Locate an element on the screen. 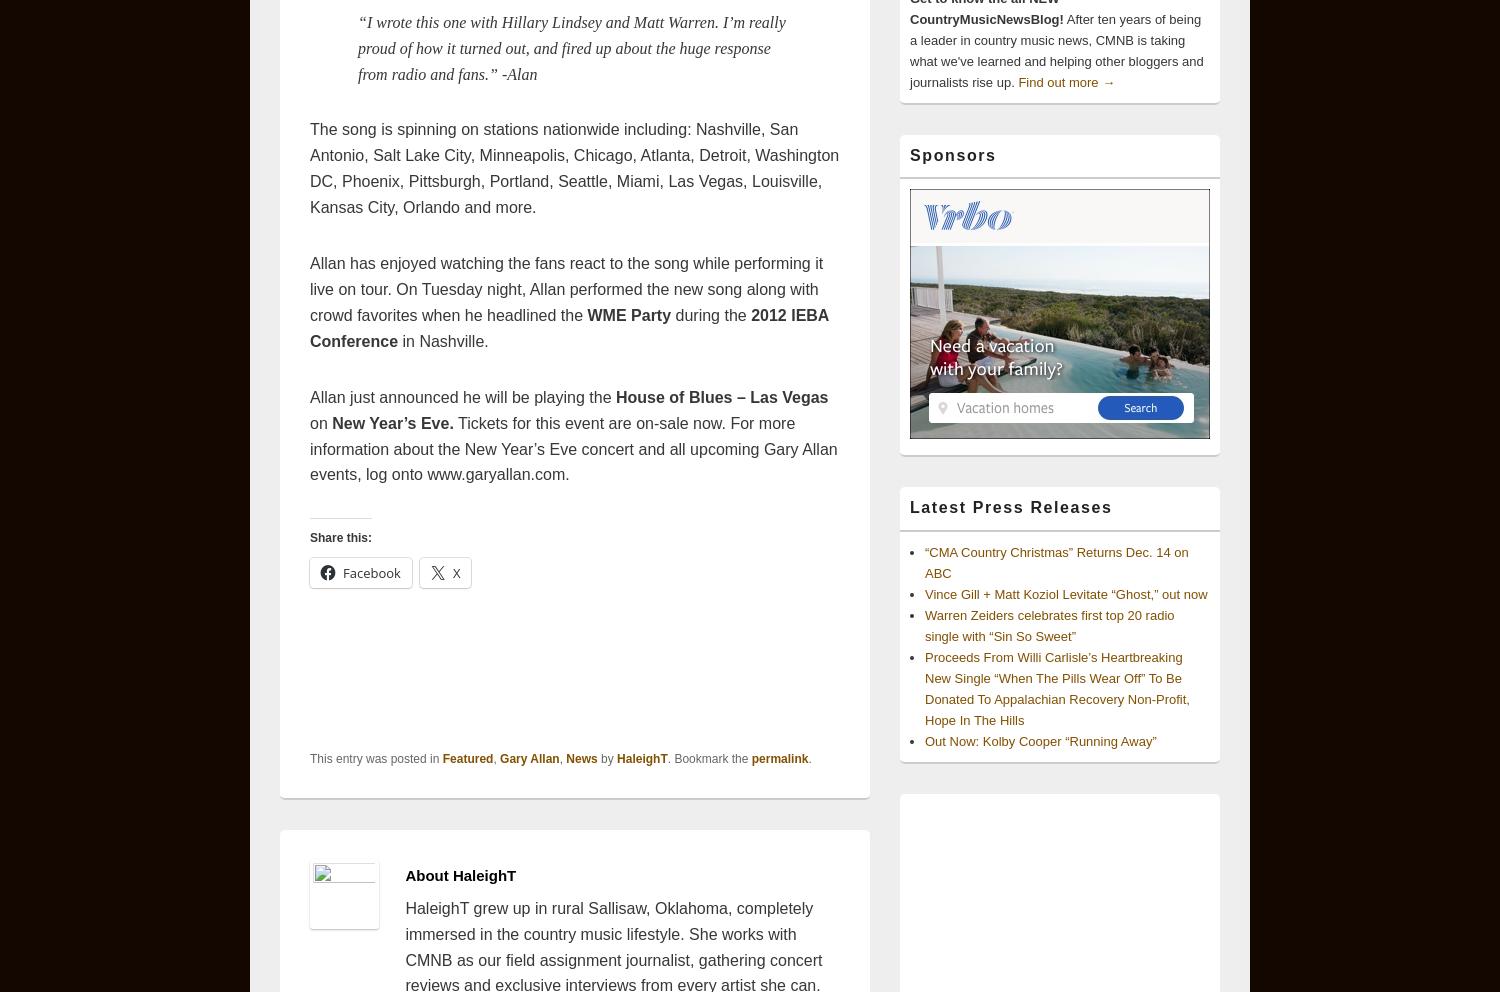 The width and height of the screenshot is (1500, 992). 'X' is located at coordinates (455, 571).